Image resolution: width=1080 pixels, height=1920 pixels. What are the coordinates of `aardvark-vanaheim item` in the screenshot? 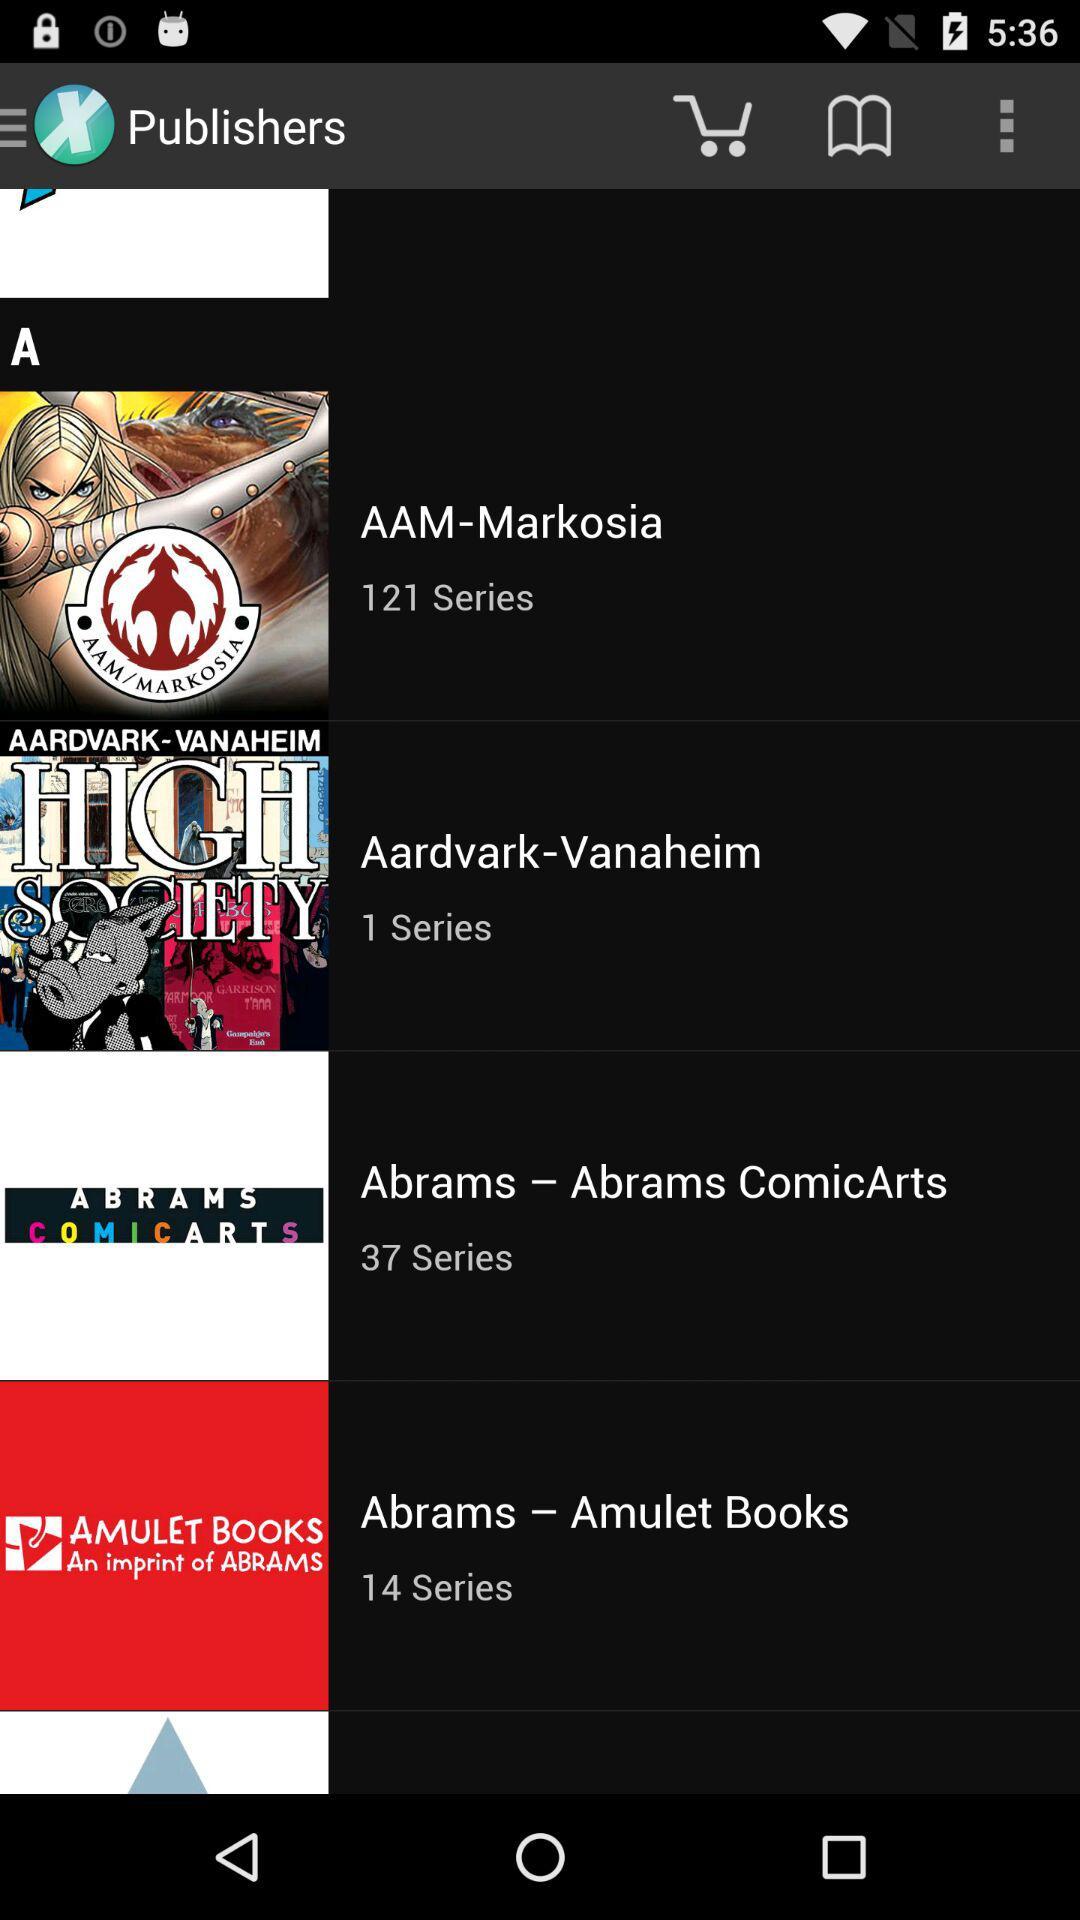 It's located at (703, 850).